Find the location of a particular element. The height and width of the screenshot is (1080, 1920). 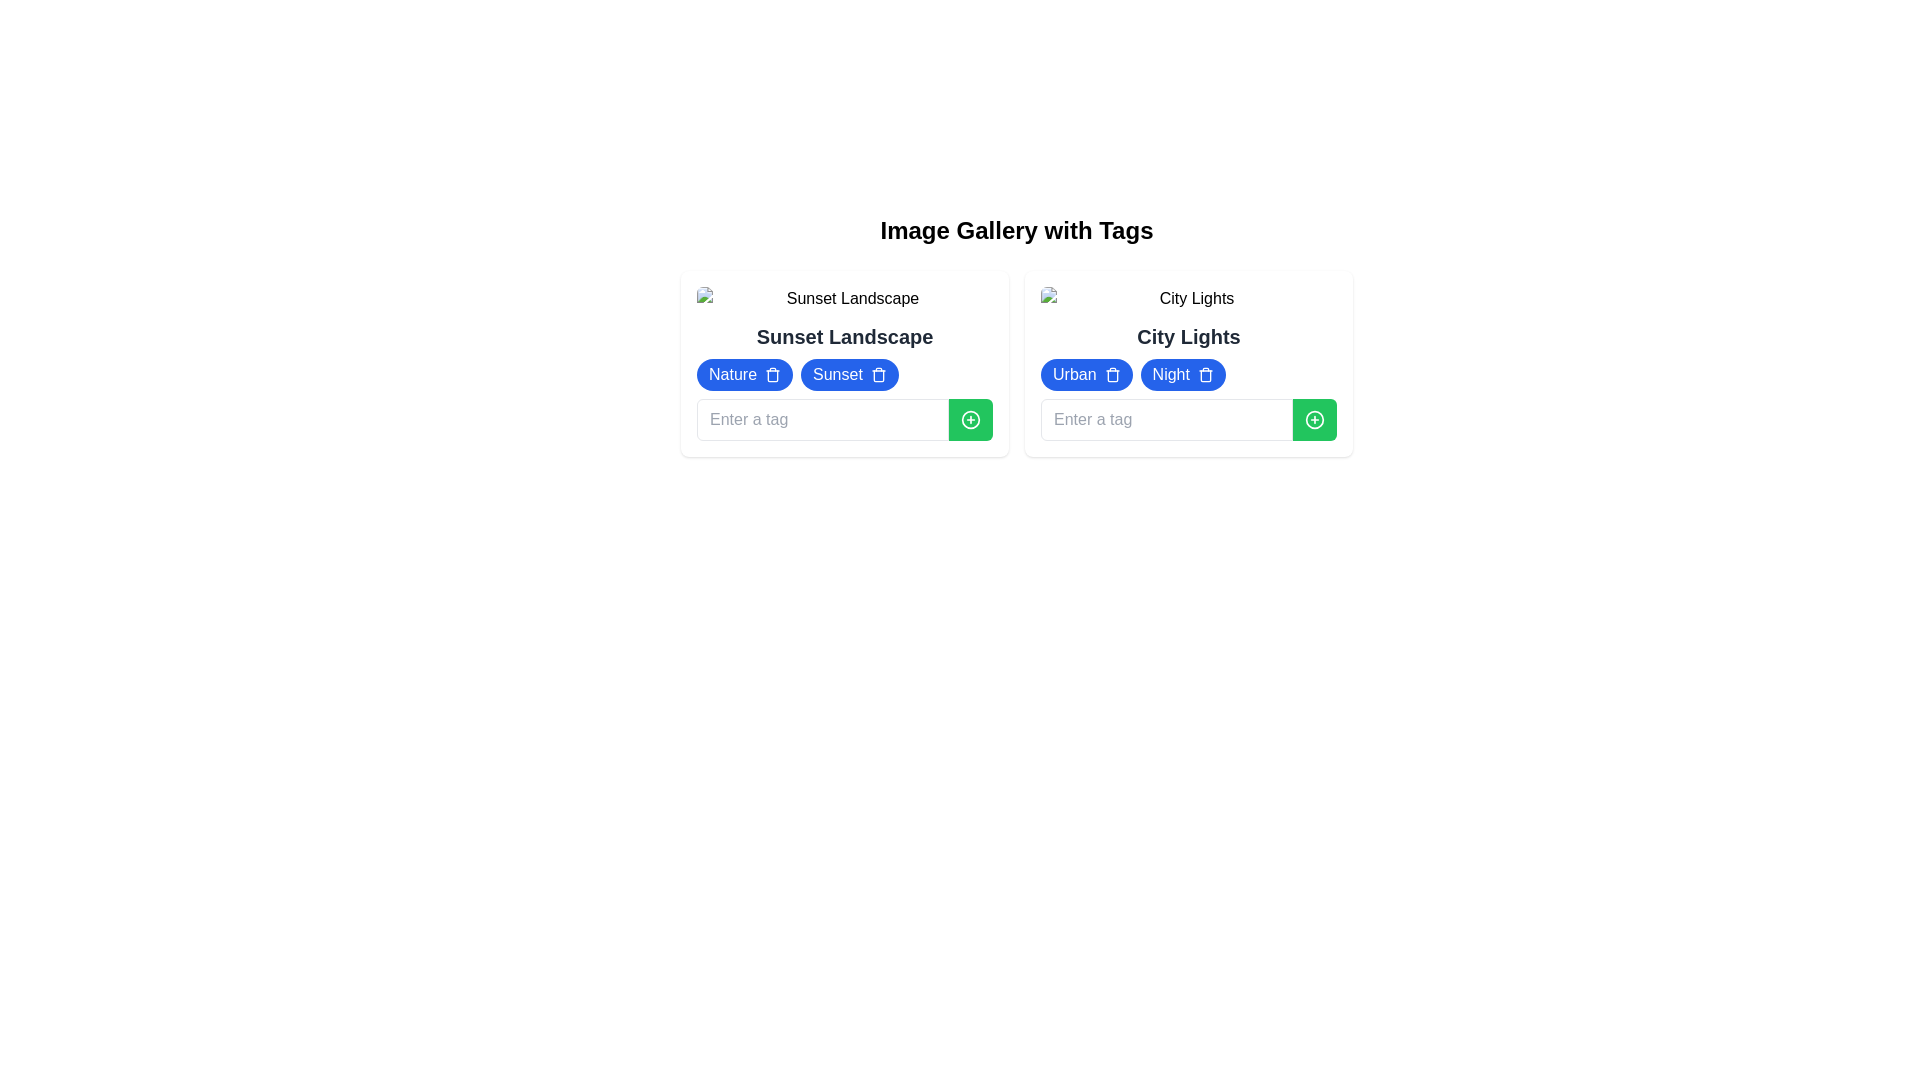

the SVG Circle element that is part of the green circular button located in the first gallery card under the 'Sunset Landscape' section, positioned right of the 'Enter a tag' input field is located at coordinates (970, 419).